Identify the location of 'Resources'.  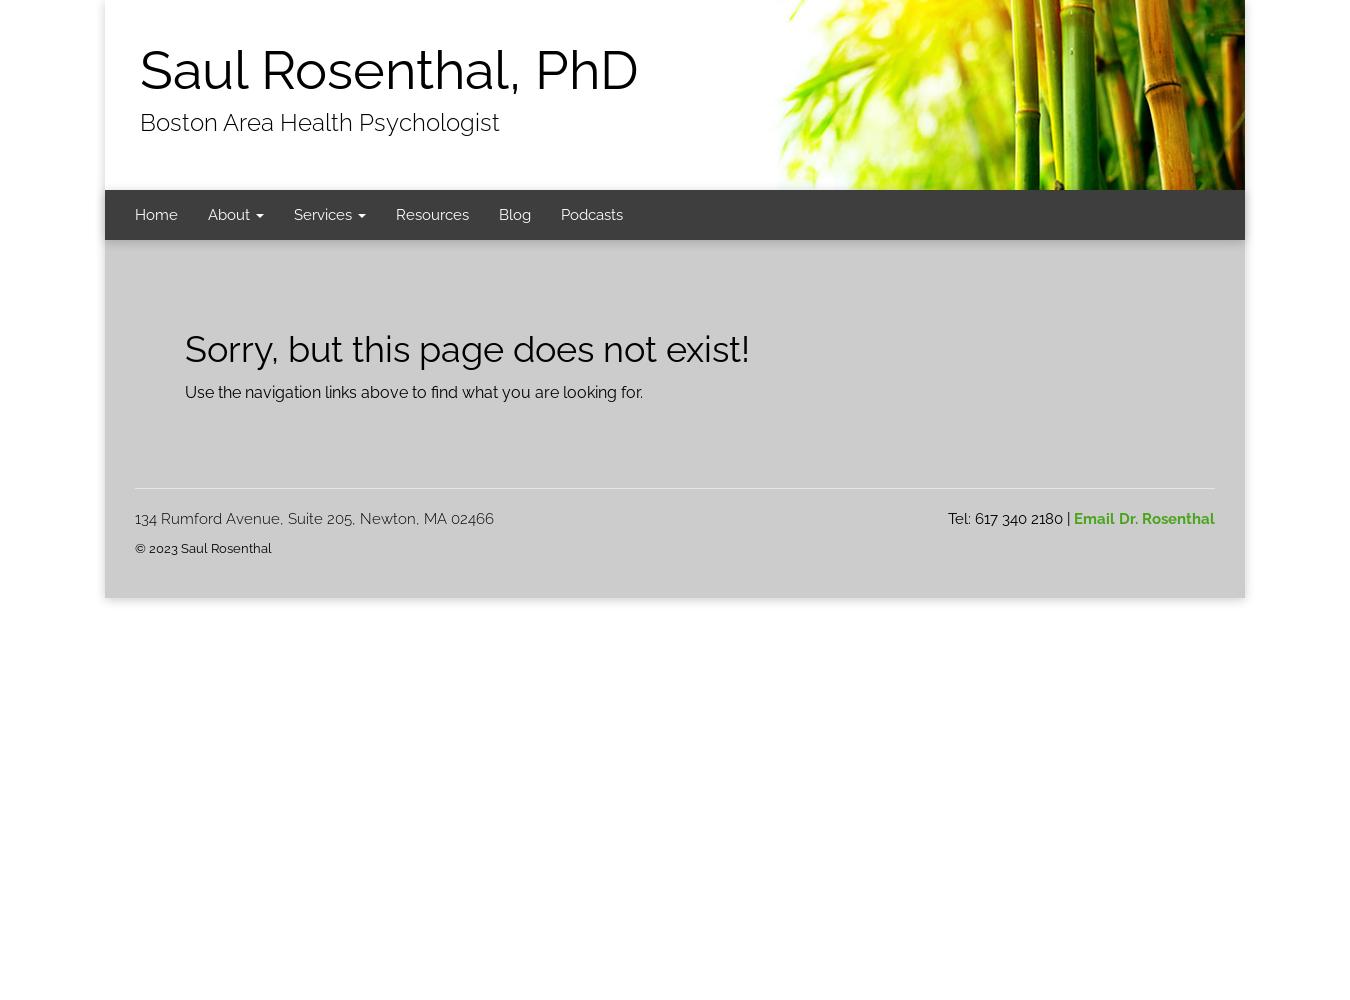
(395, 214).